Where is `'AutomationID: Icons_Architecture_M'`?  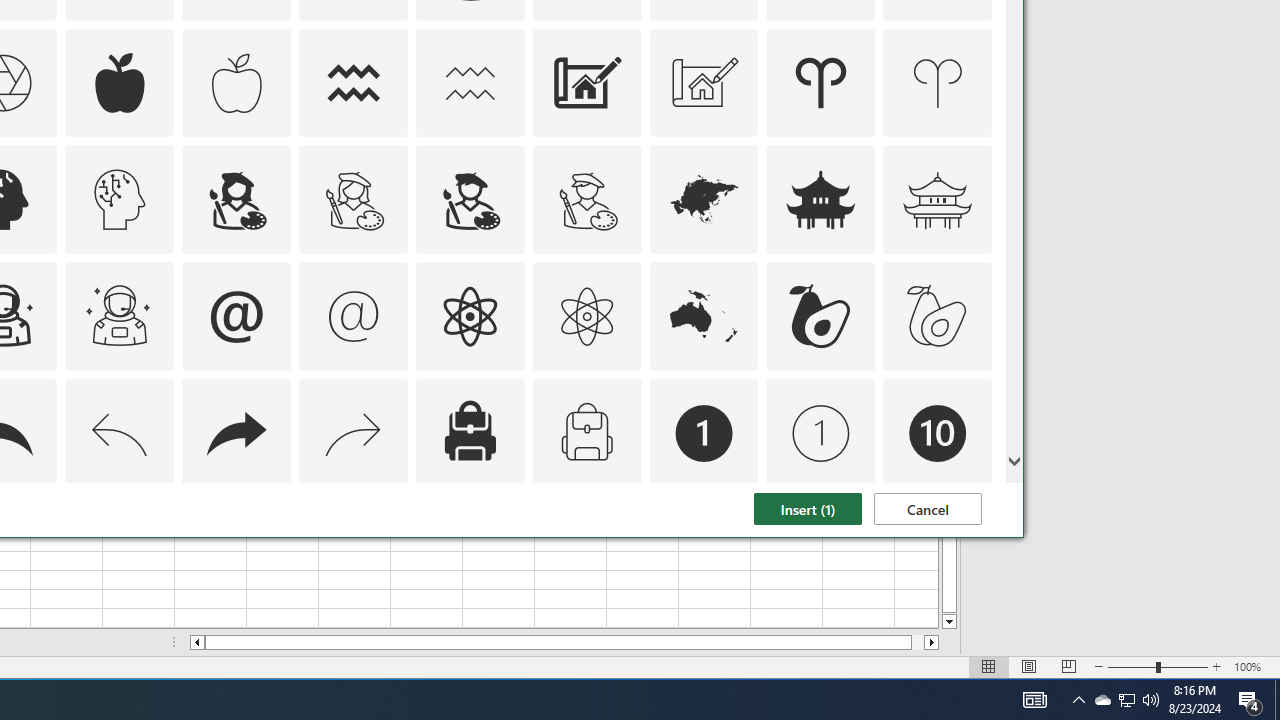
'AutomationID: Icons_Architecture_M' is located at coordinates (704, 81).